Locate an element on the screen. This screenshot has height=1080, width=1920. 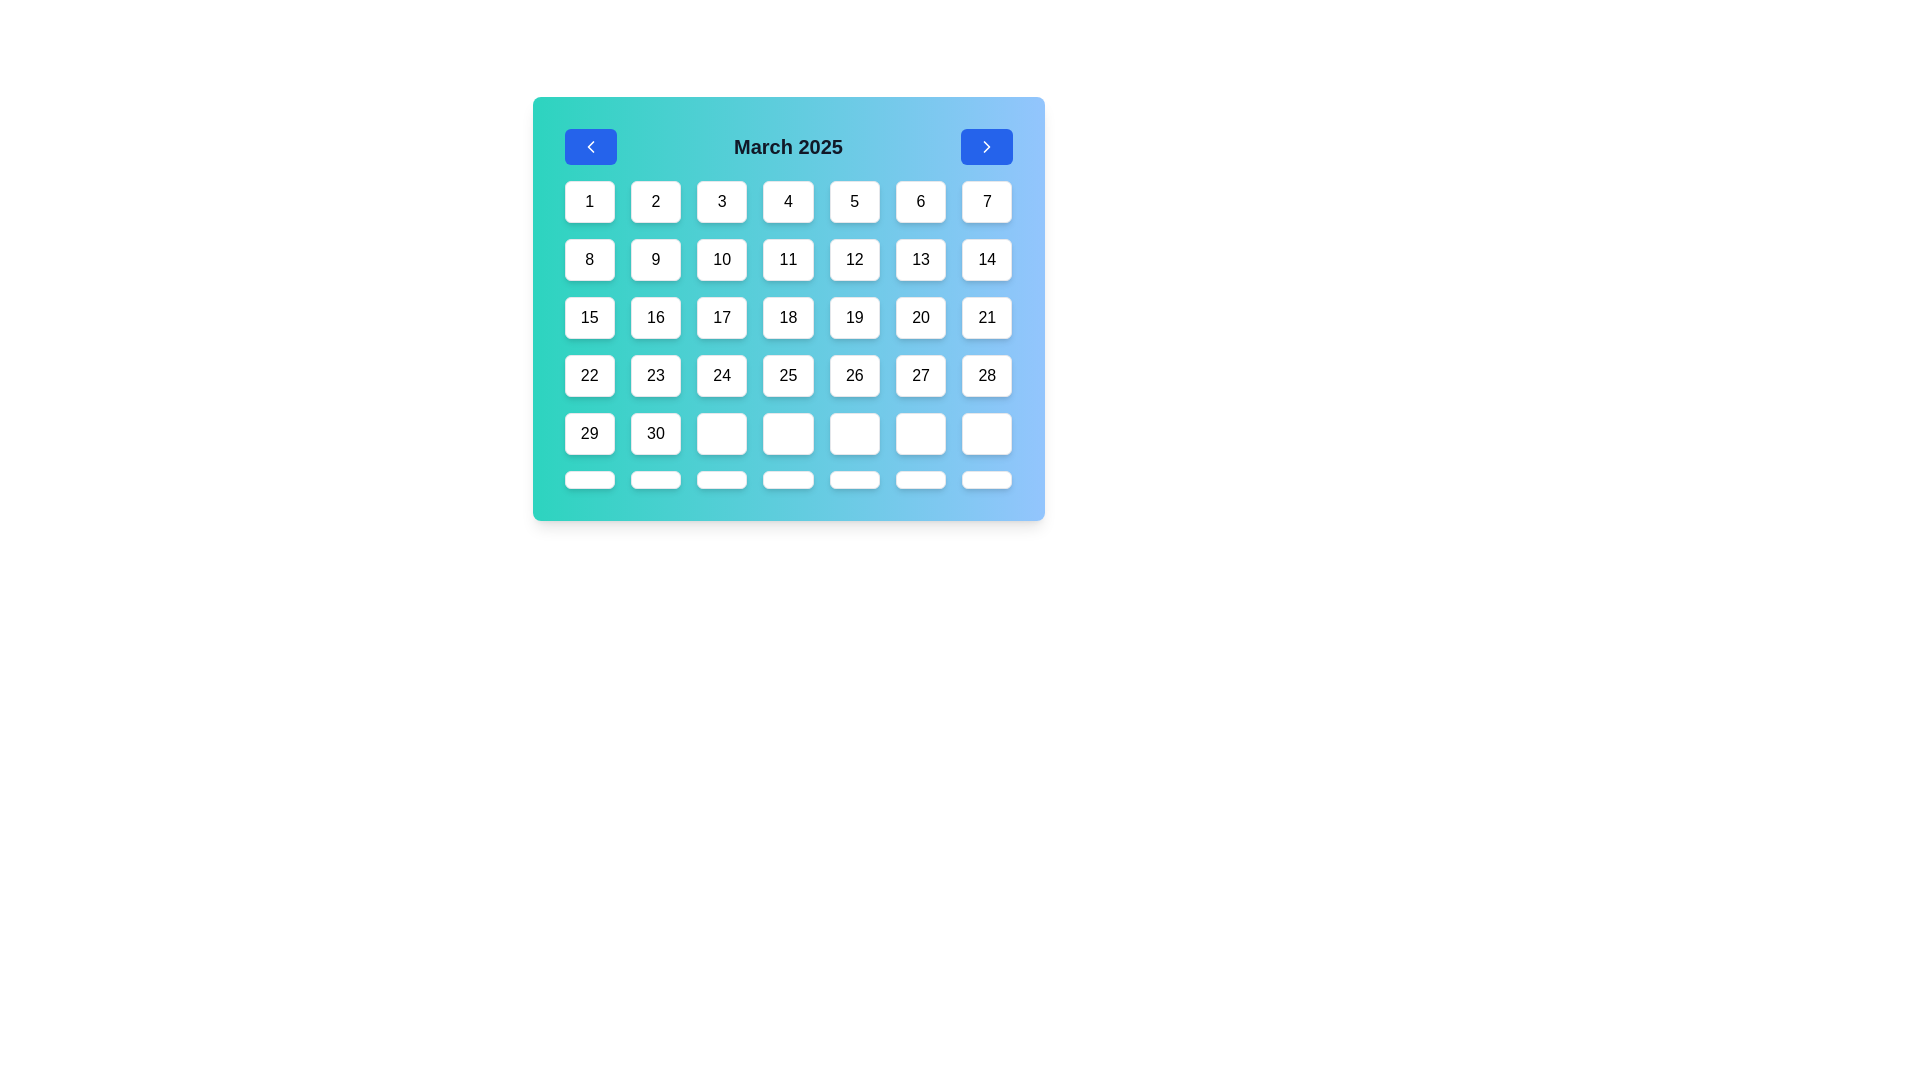
the date selection button located as the 8th item in the 3rd row of the calendar interface is located at coordinates (588, 316).